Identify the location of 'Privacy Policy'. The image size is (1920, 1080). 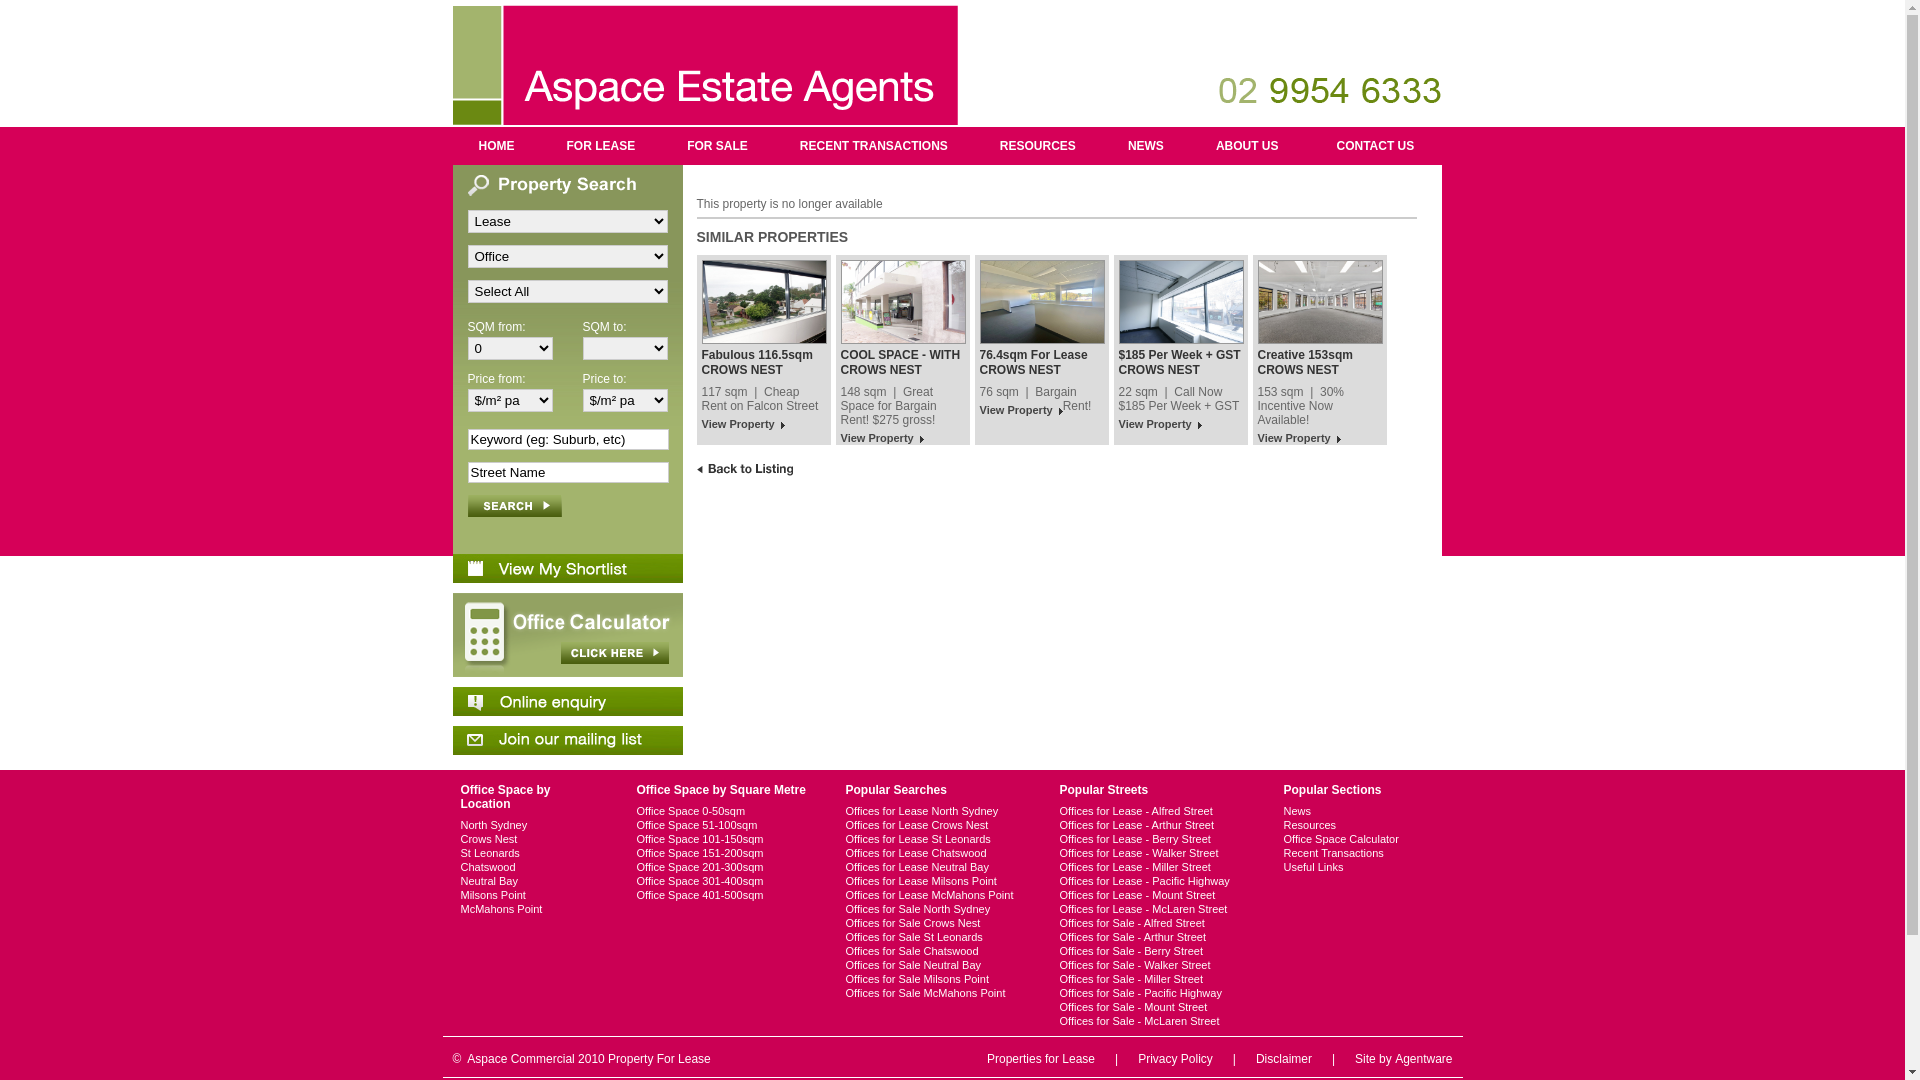
(1175, 1058).